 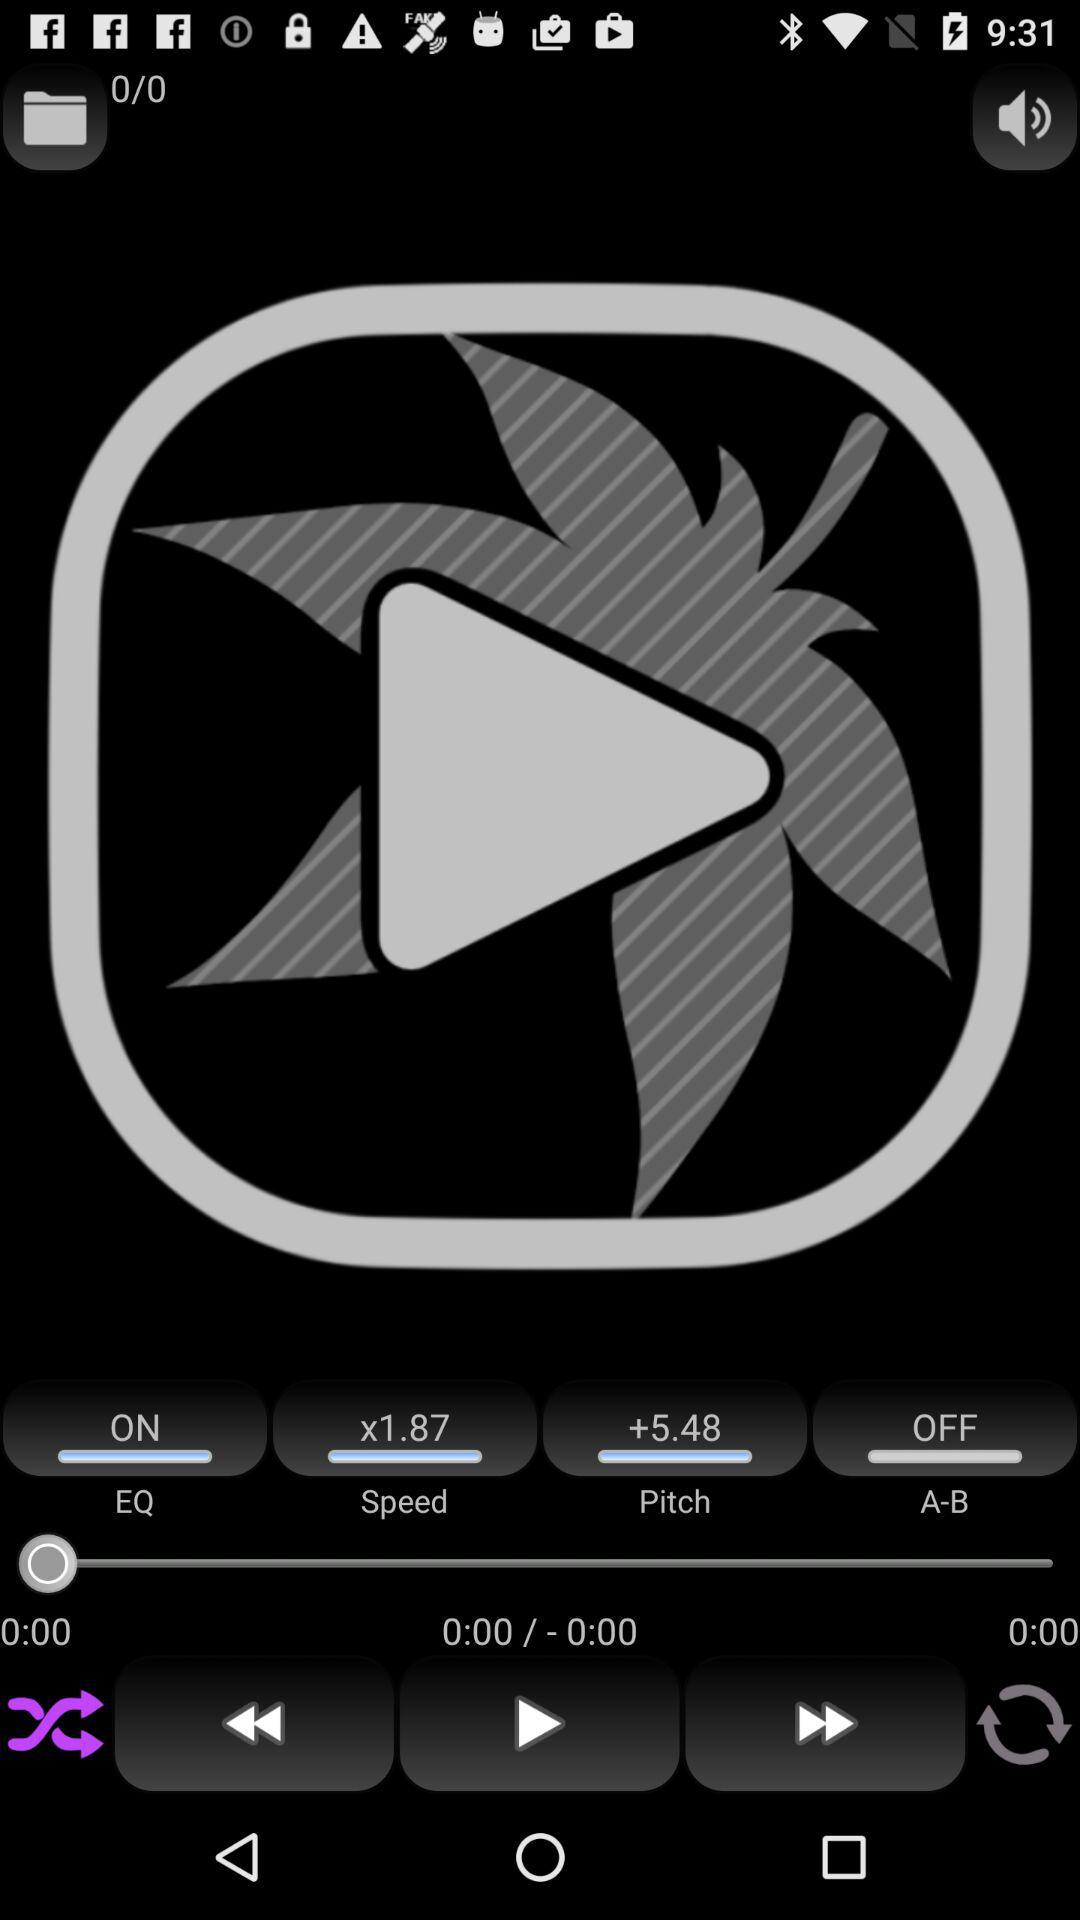 What do you see at coordinates (825, 1844) in the screenshot?
I see `the av_forward icon` at bounding box center [825, 1844].